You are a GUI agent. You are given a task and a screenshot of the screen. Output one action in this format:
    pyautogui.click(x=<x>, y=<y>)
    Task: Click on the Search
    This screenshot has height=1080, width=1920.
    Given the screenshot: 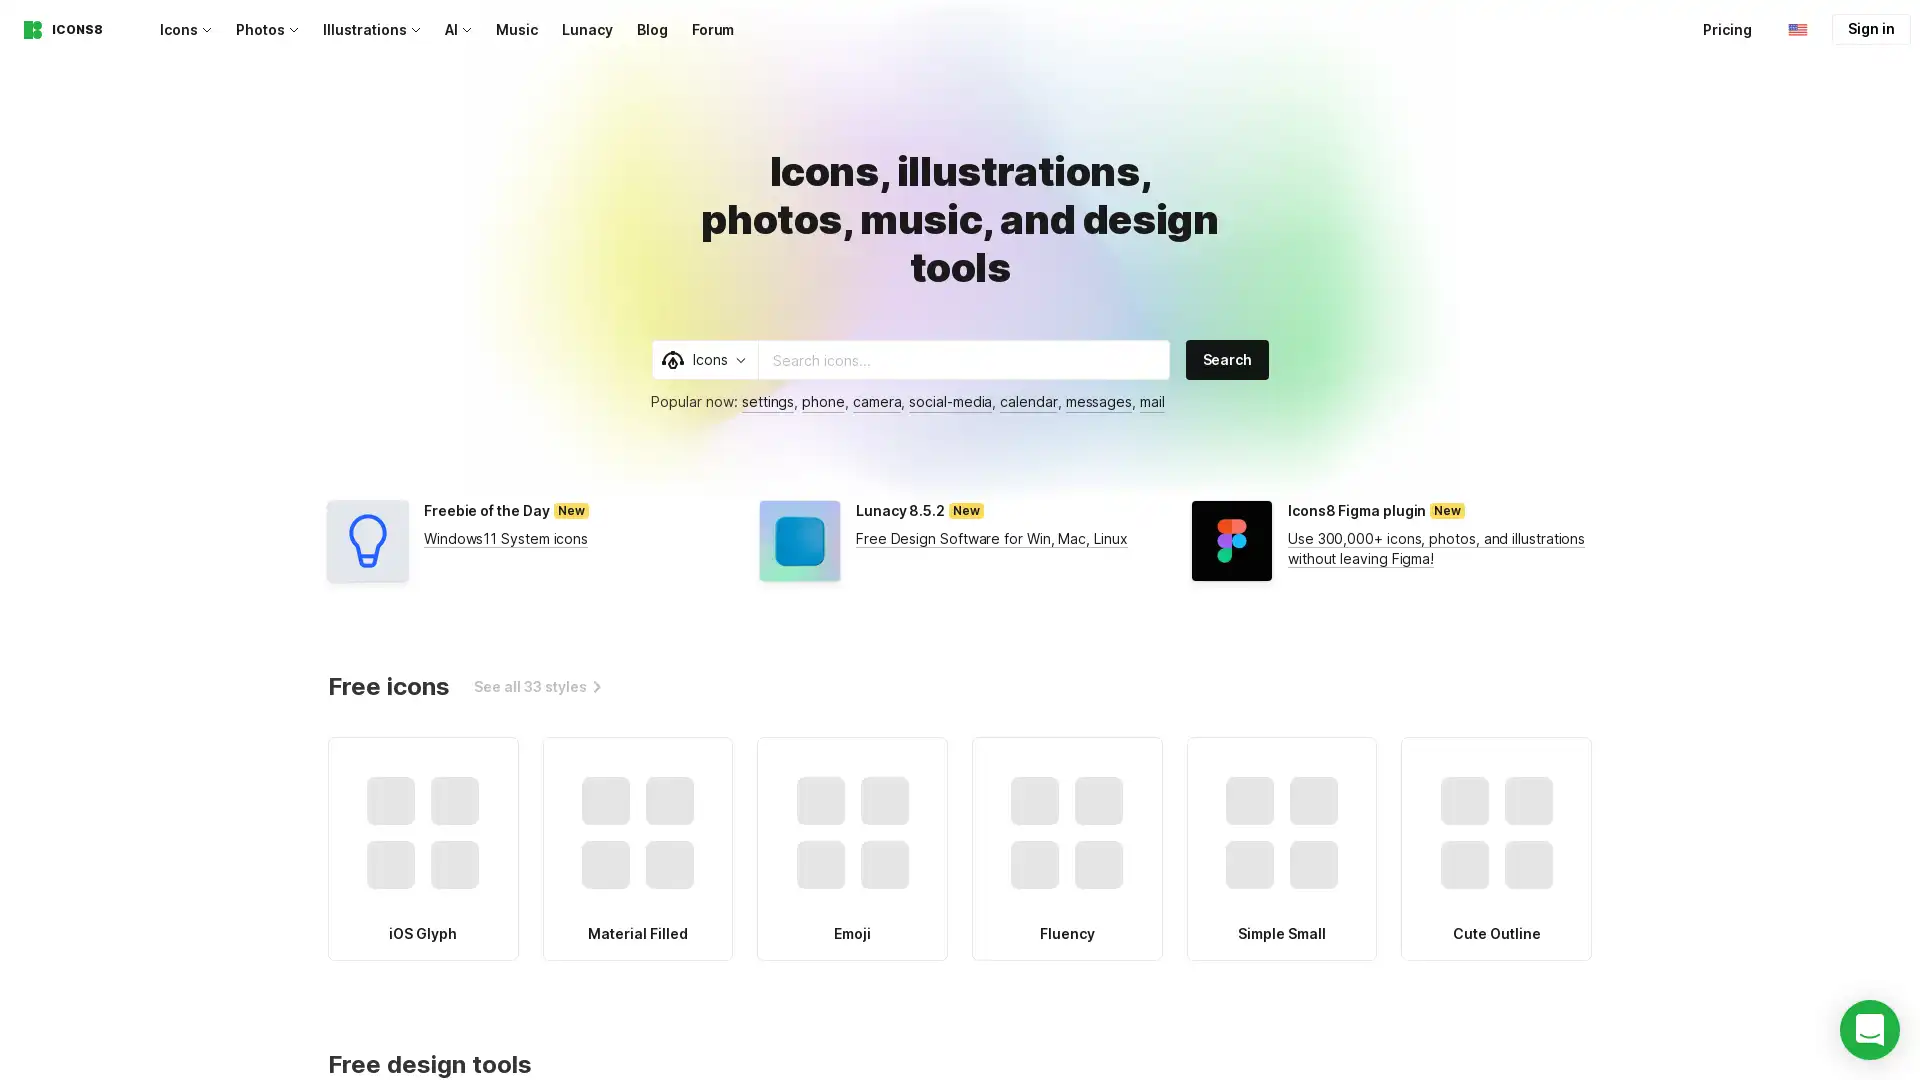 What is the action you would take?
    pyautogui.click(x=1226, y=358)
    